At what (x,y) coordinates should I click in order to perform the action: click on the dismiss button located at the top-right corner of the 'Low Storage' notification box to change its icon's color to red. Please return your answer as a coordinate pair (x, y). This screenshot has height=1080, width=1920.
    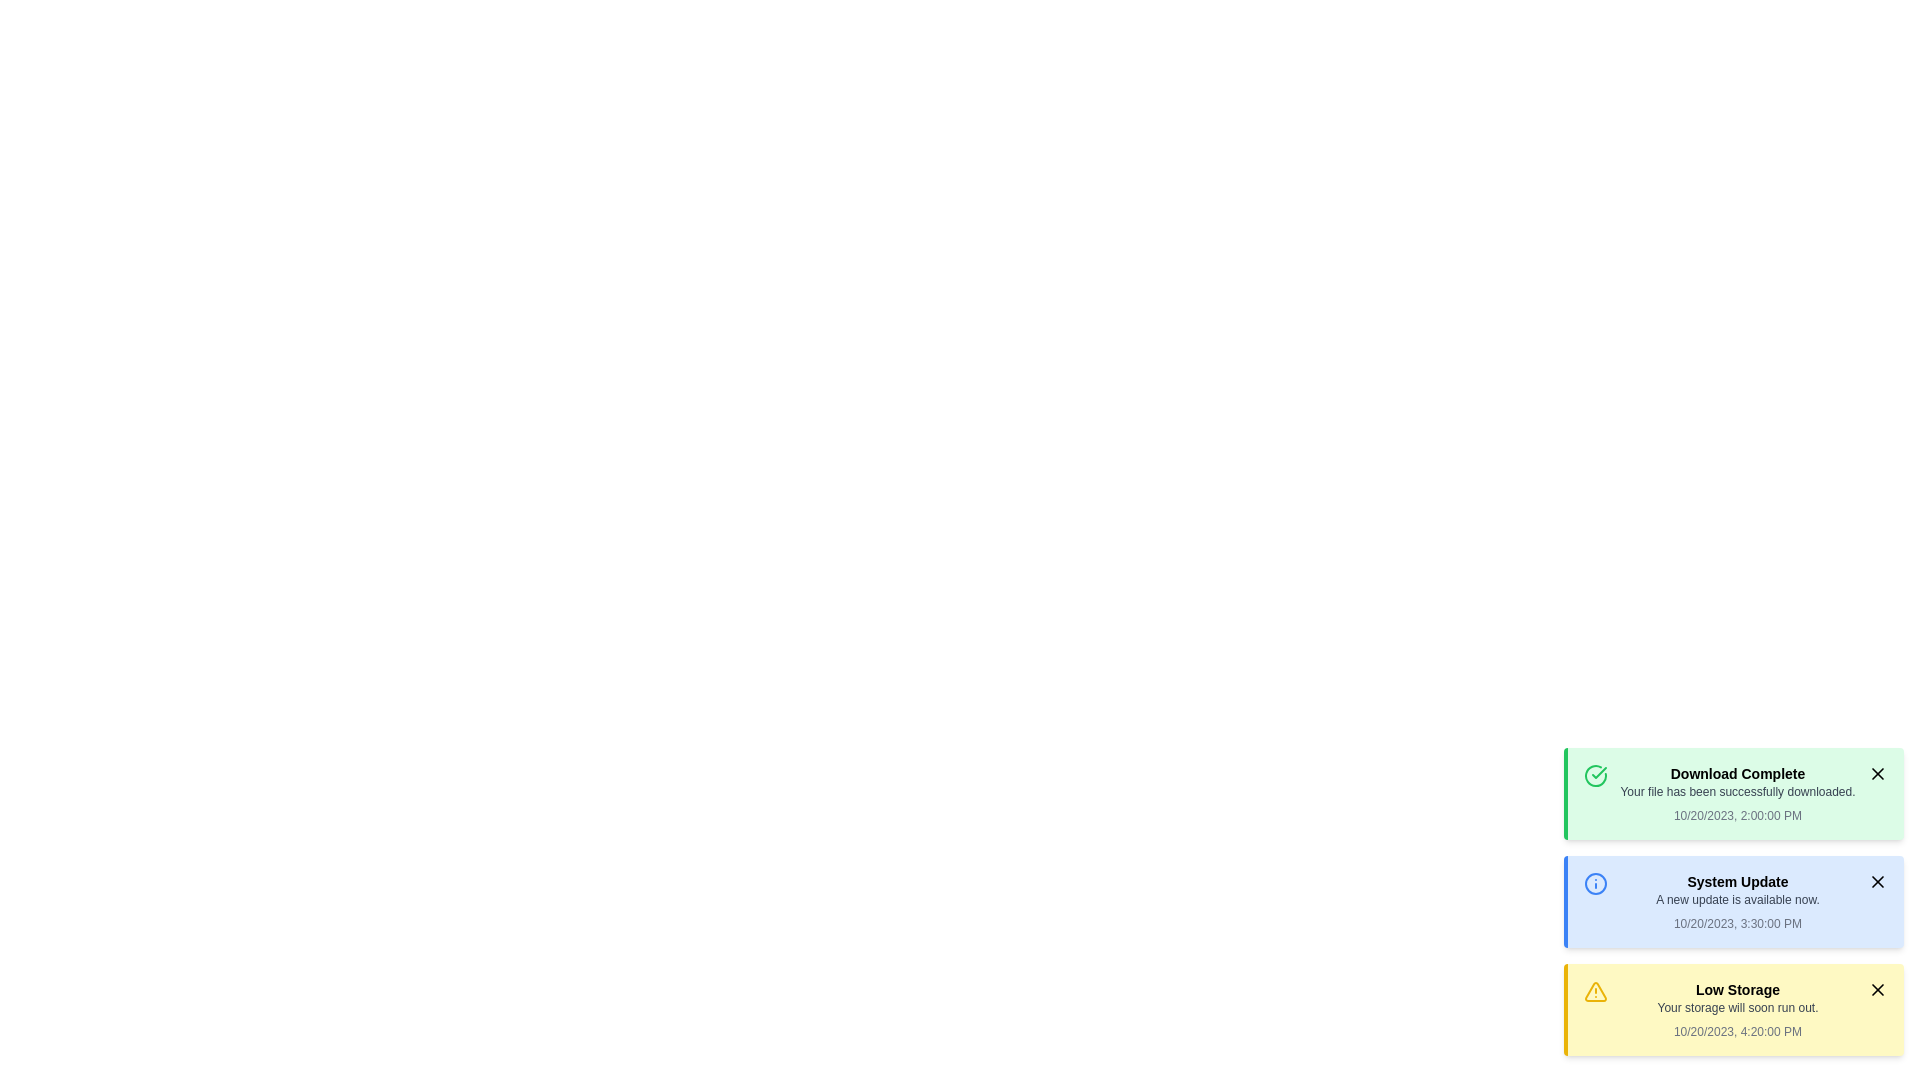
    Looking at the image, I should click on (1876, 990).